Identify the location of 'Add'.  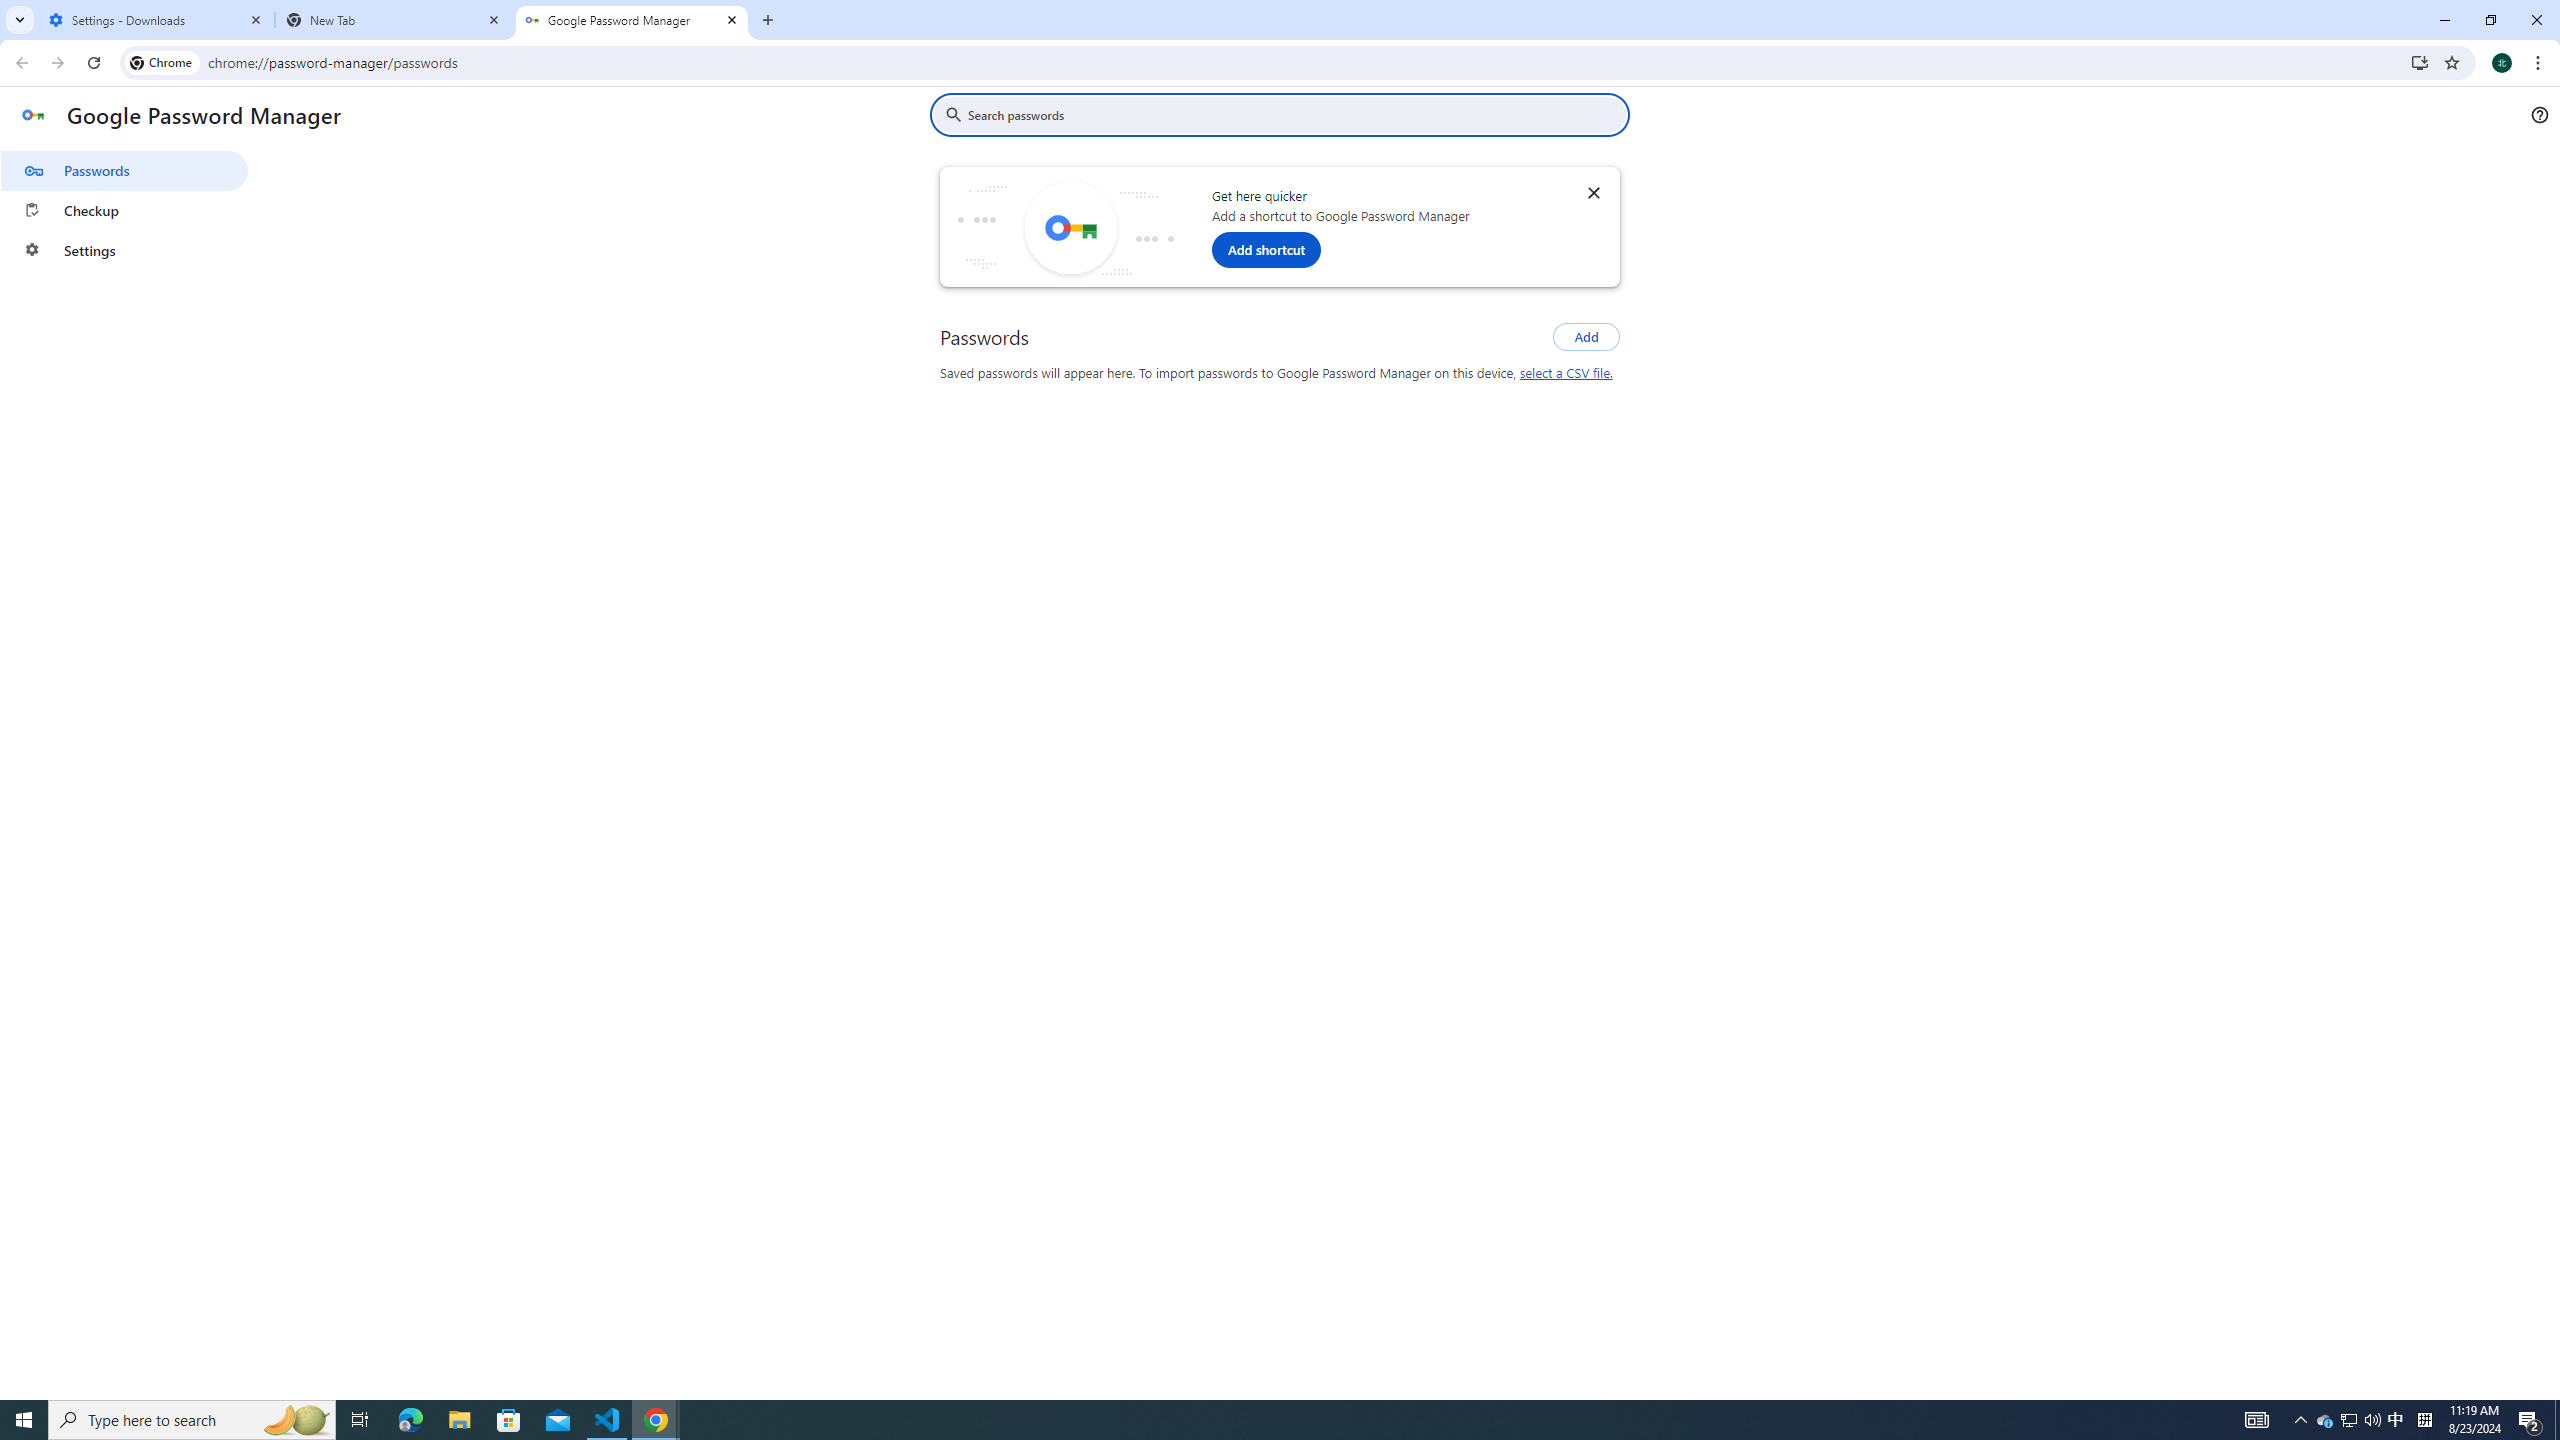
(1586, 336).